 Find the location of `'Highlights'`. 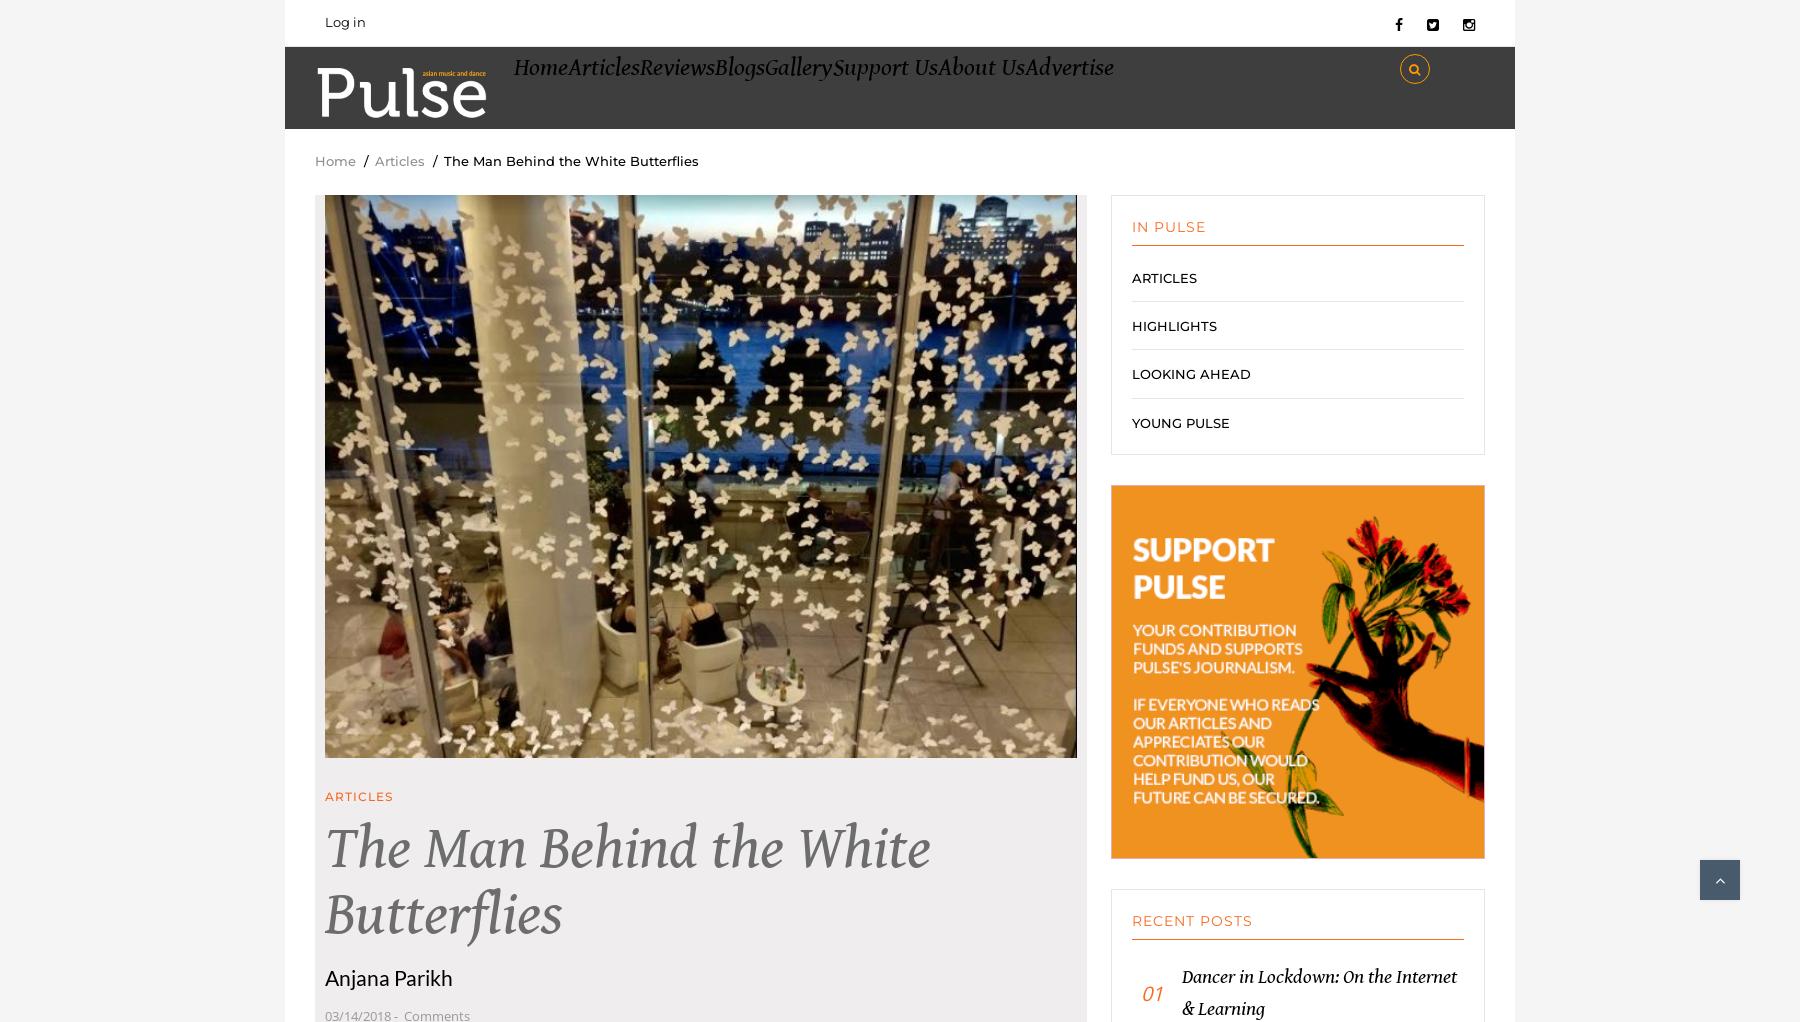

'Highlights' is located at coordinates (1131, 345).